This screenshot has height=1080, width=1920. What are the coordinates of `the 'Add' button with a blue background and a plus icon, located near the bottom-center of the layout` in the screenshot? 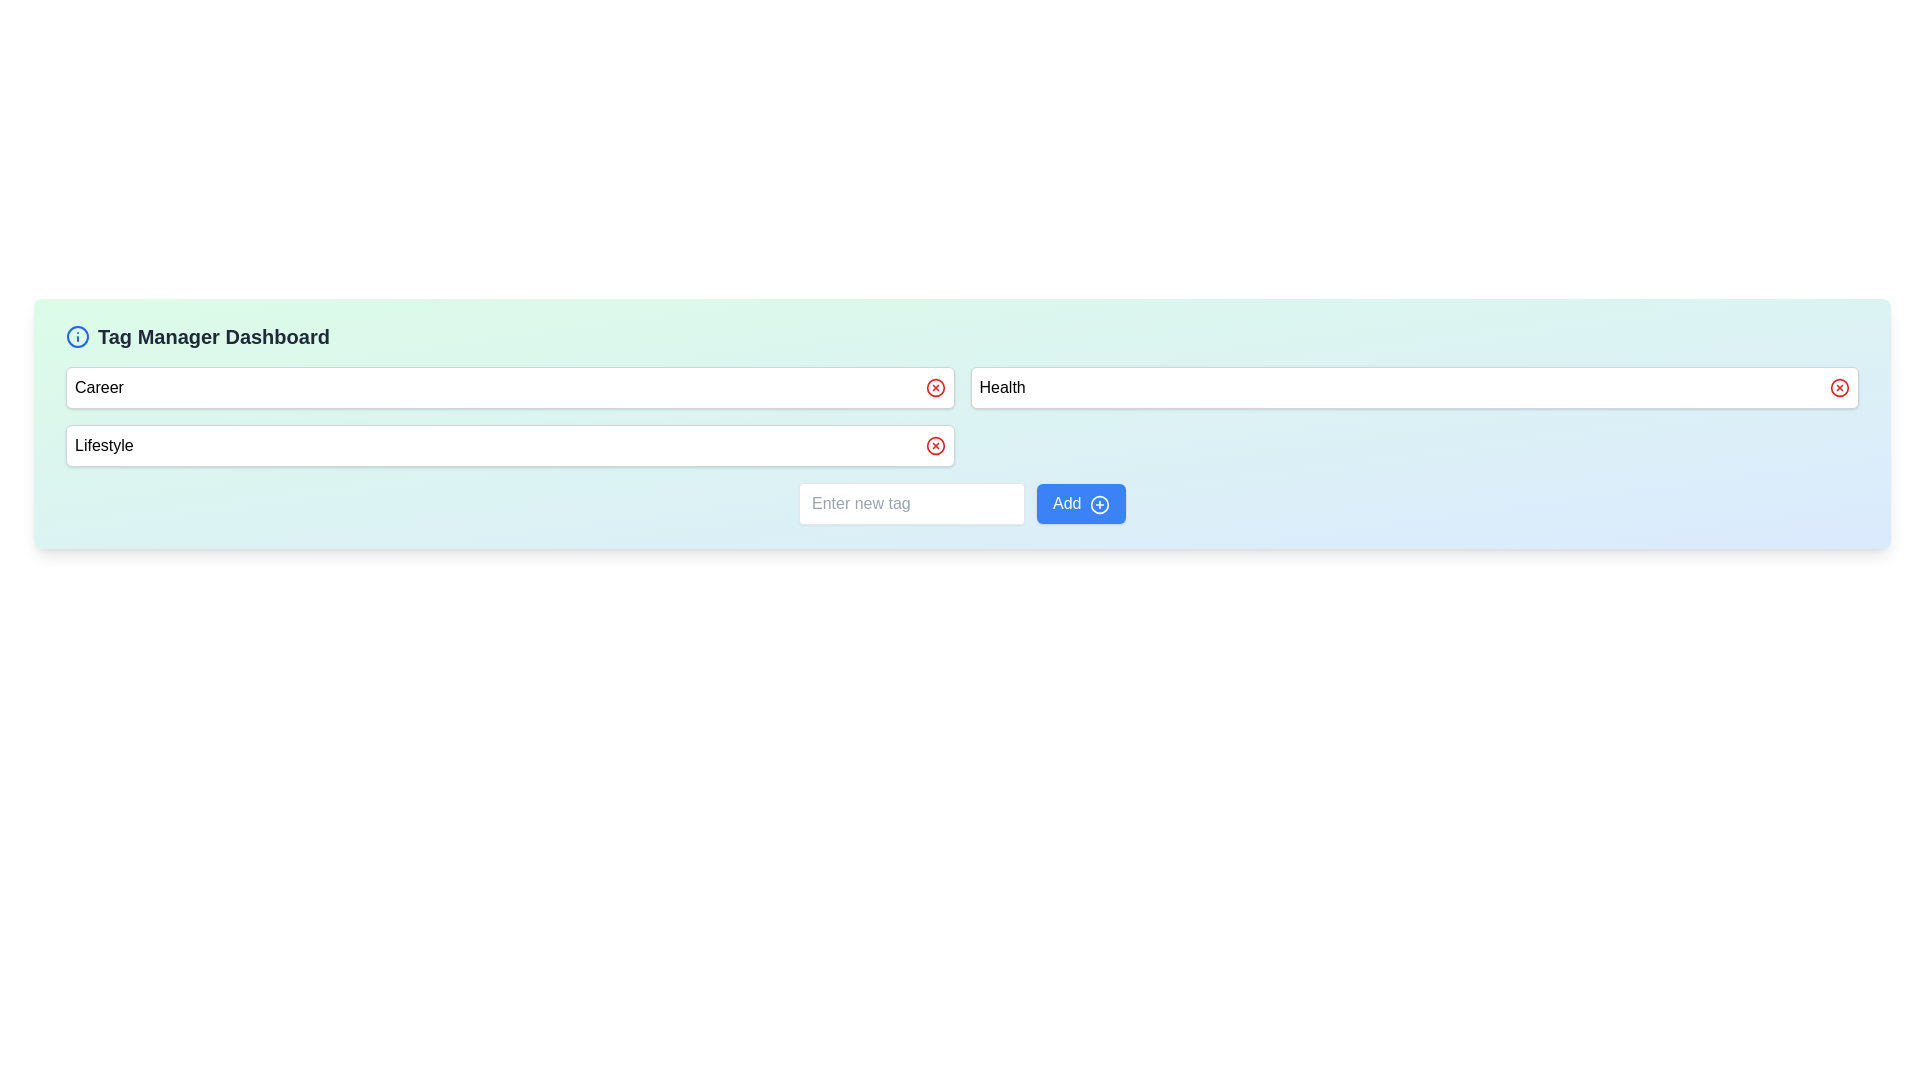 It's located at (1079, 503).